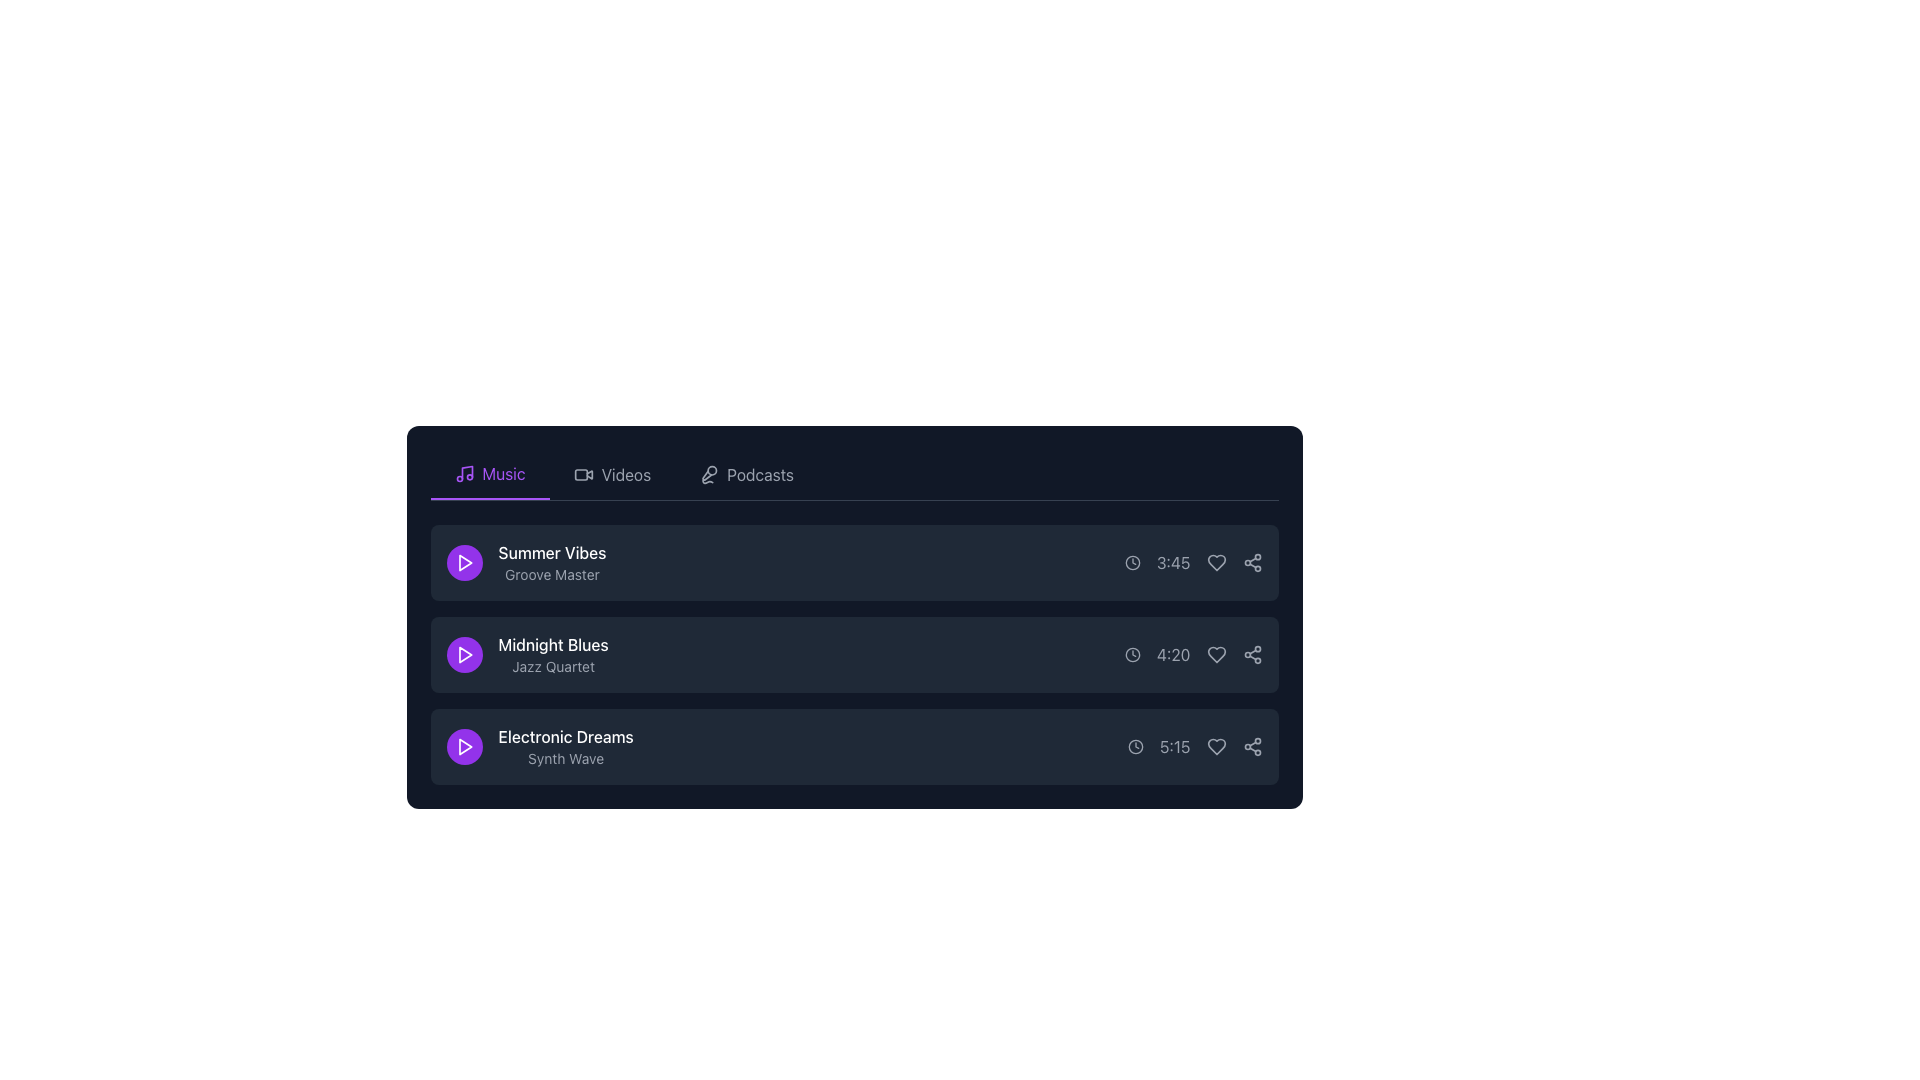 The width and height of the screenshot is (1920, 1080). I want to click on the 'Summer Vibes' list item with a dark gray background and purple play icon, so click(854, 563).